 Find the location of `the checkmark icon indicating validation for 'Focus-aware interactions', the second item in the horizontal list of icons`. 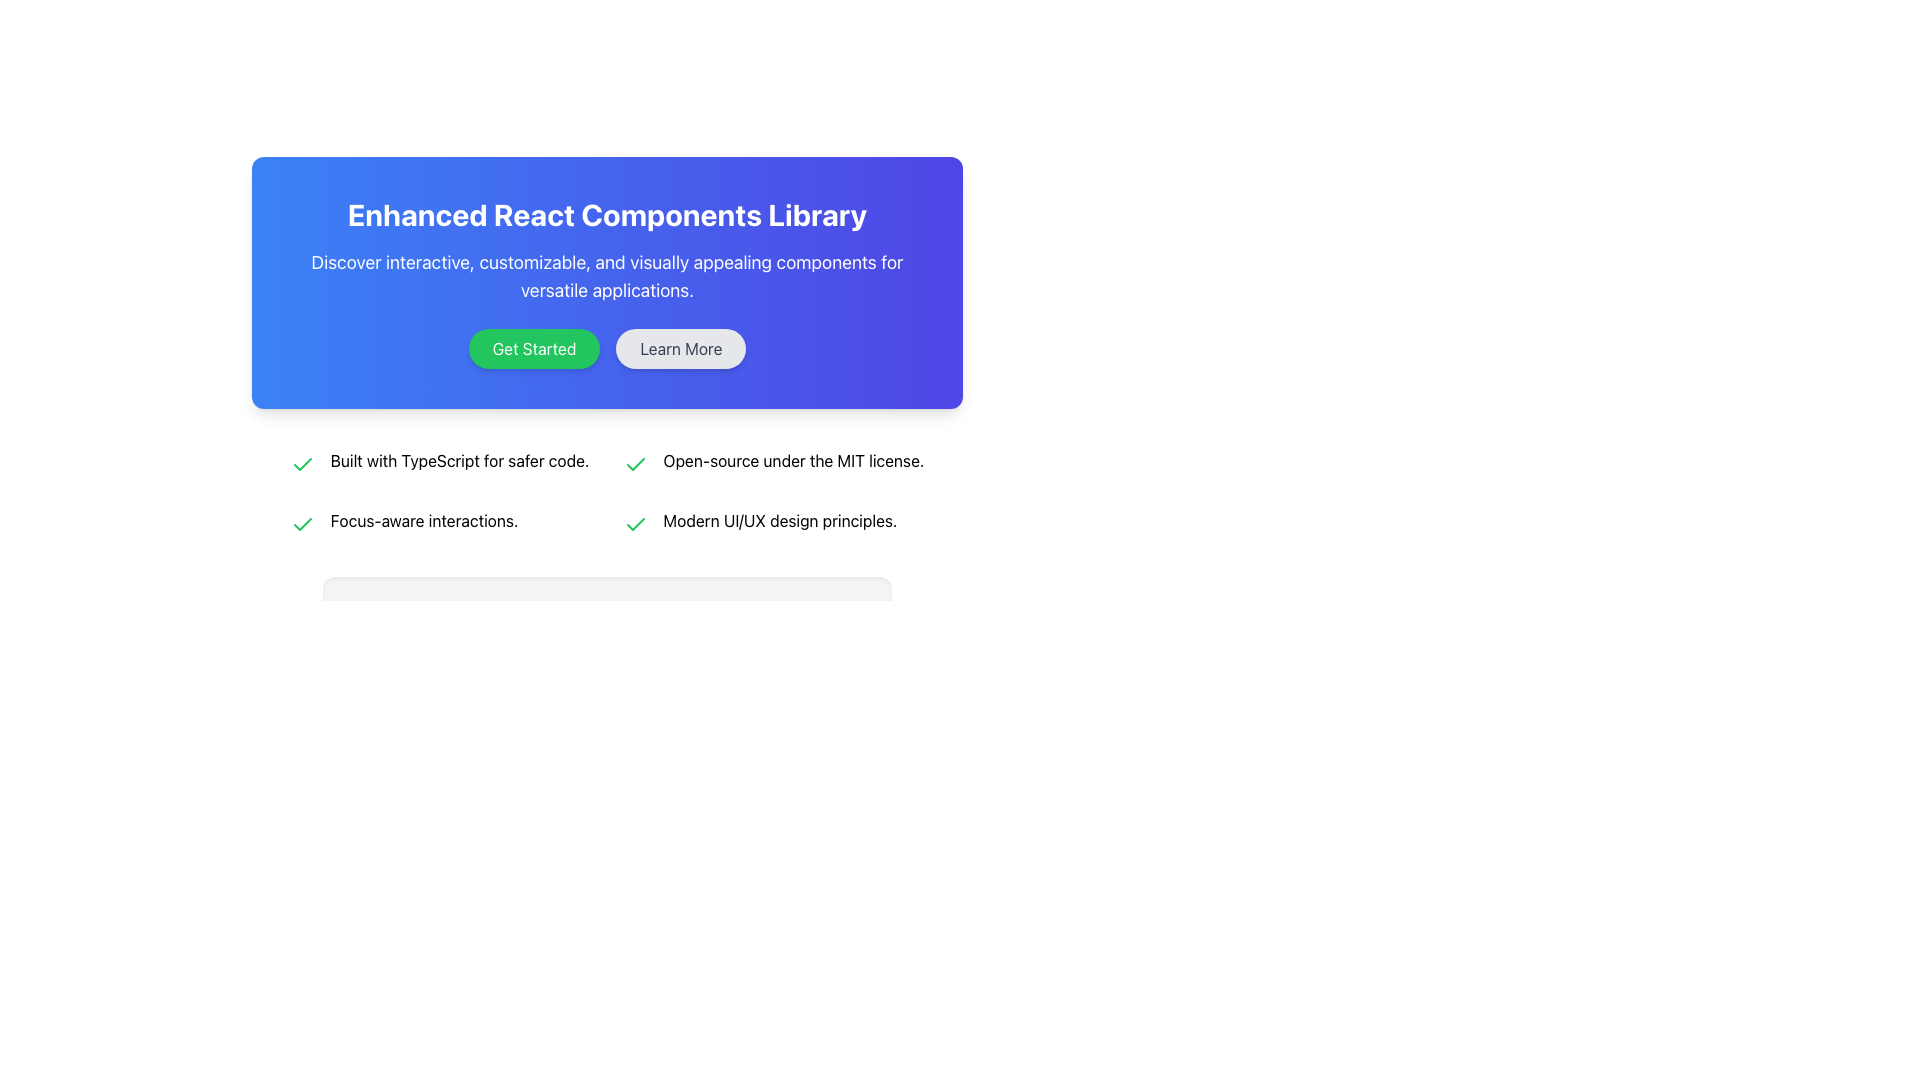

the checkmark icon indicating validation for 'Focus-aware interactions', the second item in the horizontal list of icons is located at coordinates (301, 523).